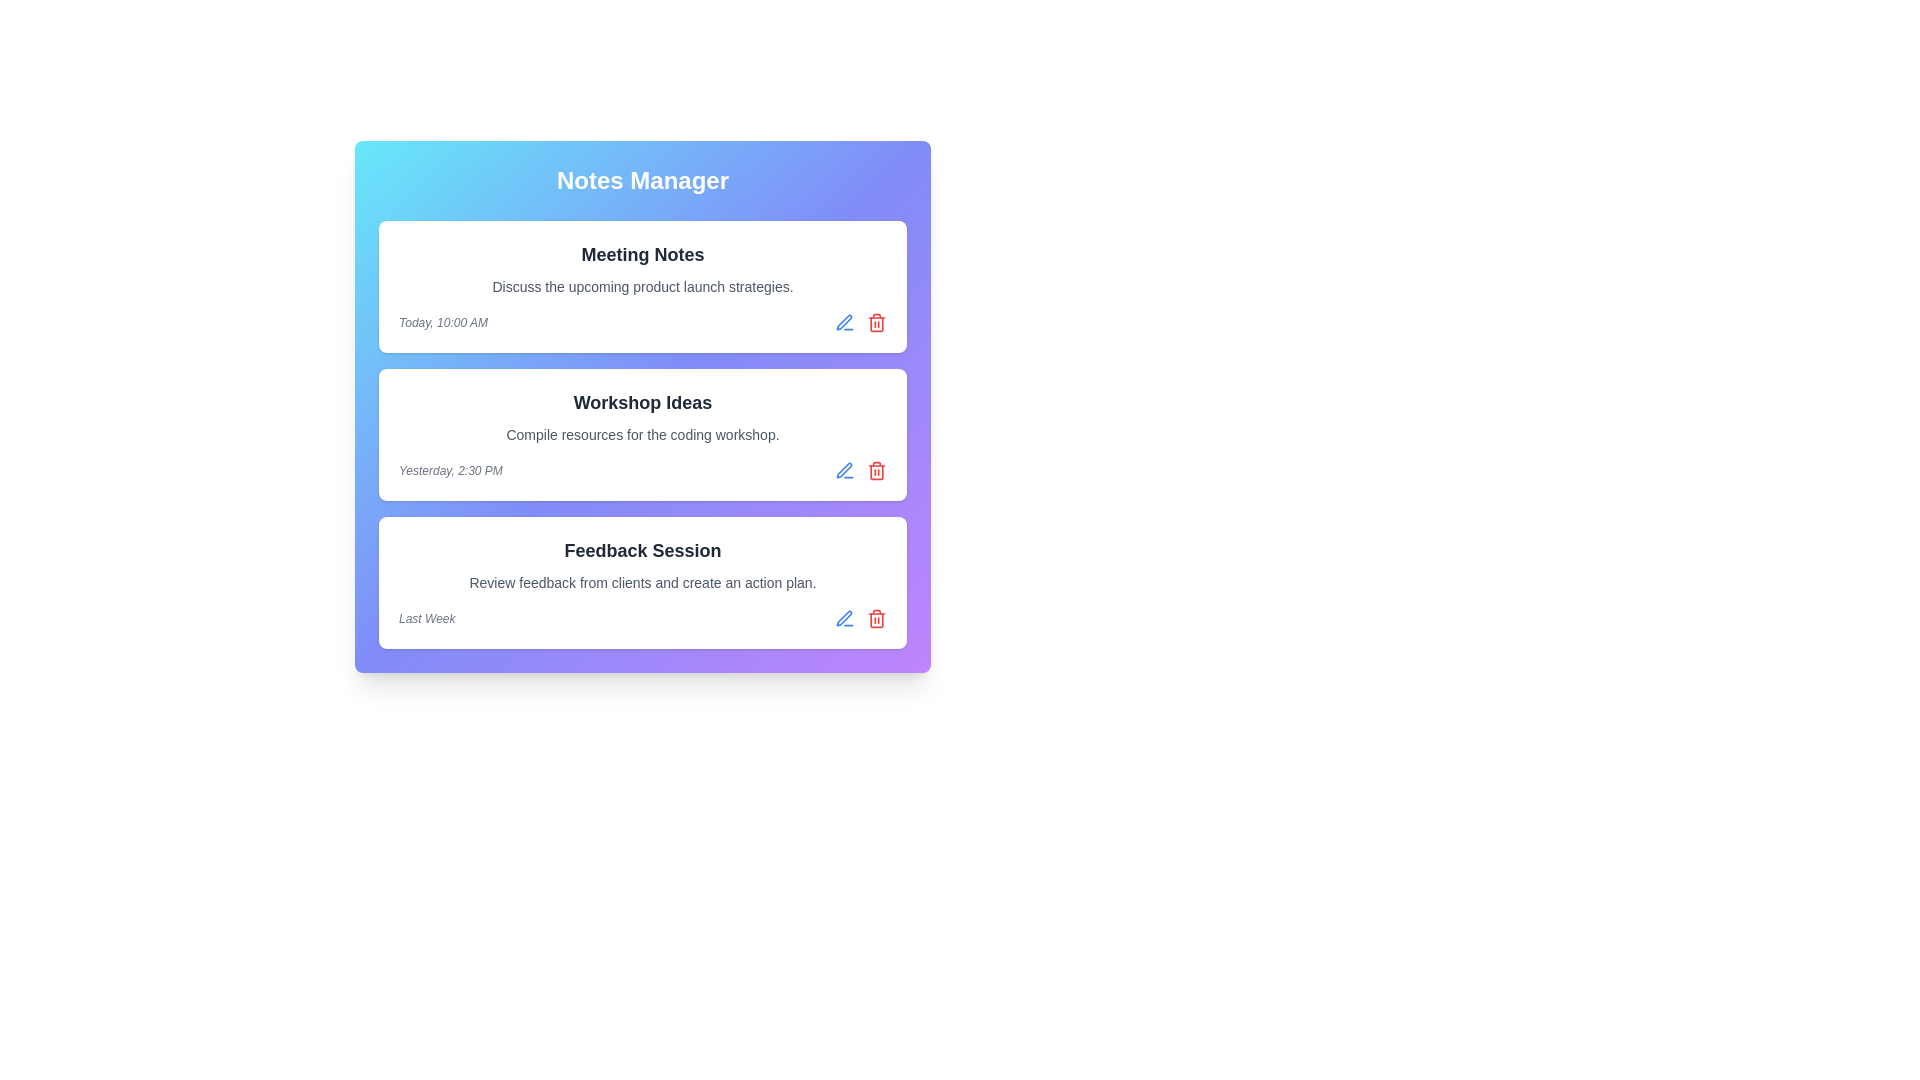 This screenshot has height=1080, width=1920. Describe the element at coordinates (844, 470) in the screenshot. I see `the edit icon for the note titled 'Workshop Ideas'` at that location.